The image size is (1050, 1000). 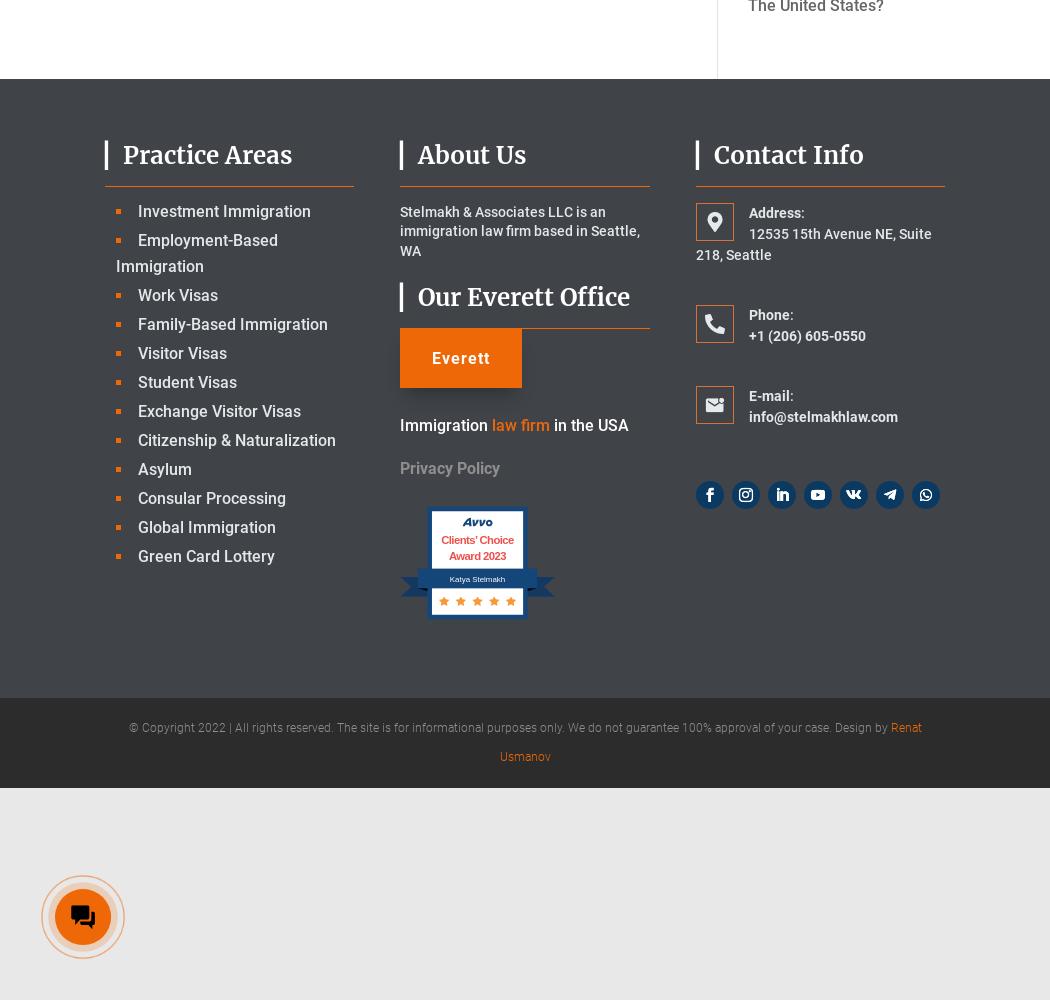 I want to click on 'info@stelmakhlaw.com', so click(x=821, y=416).